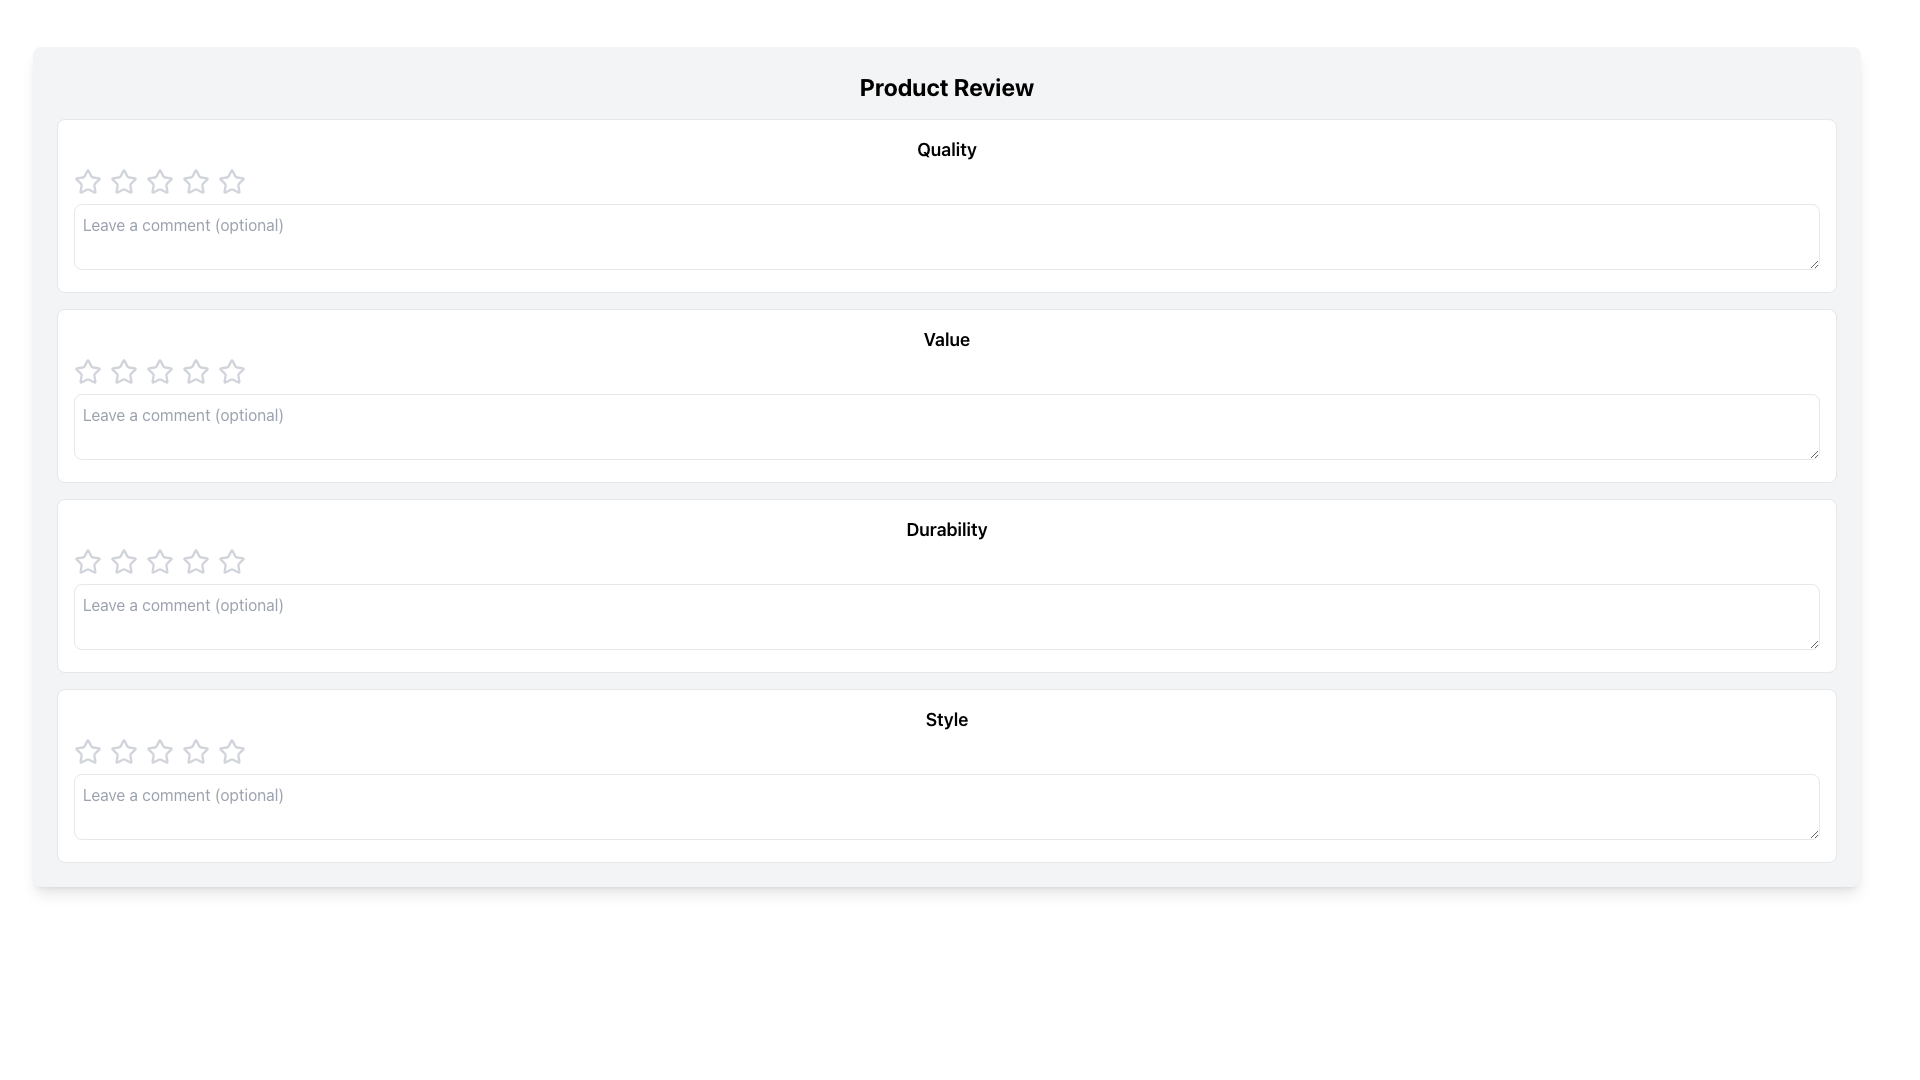 The width and height of the screenshot is (1920, 1080). What do you see at coordinates (196, 181) in the screenshot?
I see `the second star from the left in the 'Quality' rating section to assign a two-star rating` at bounding box center [196, 181].